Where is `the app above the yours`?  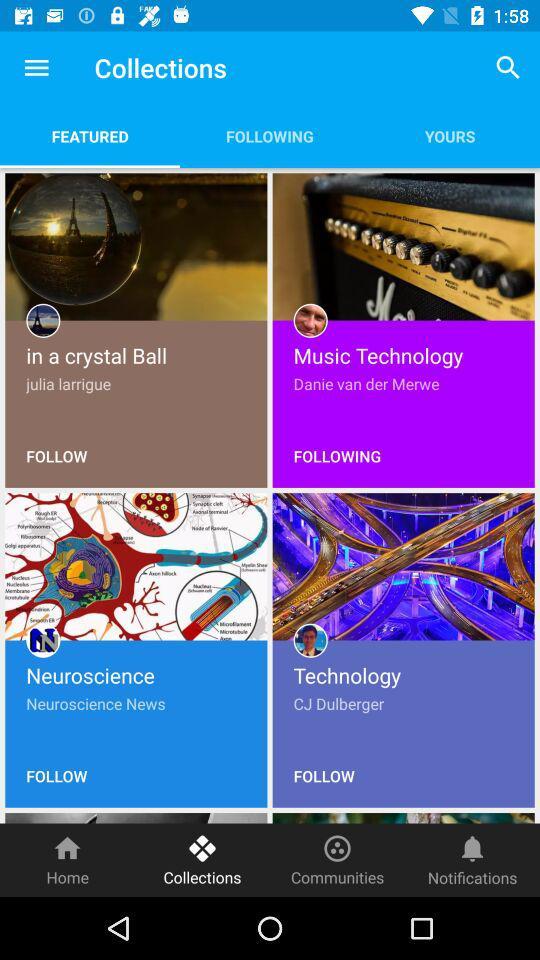
the app above the yours is located at coordinates (508, 67).